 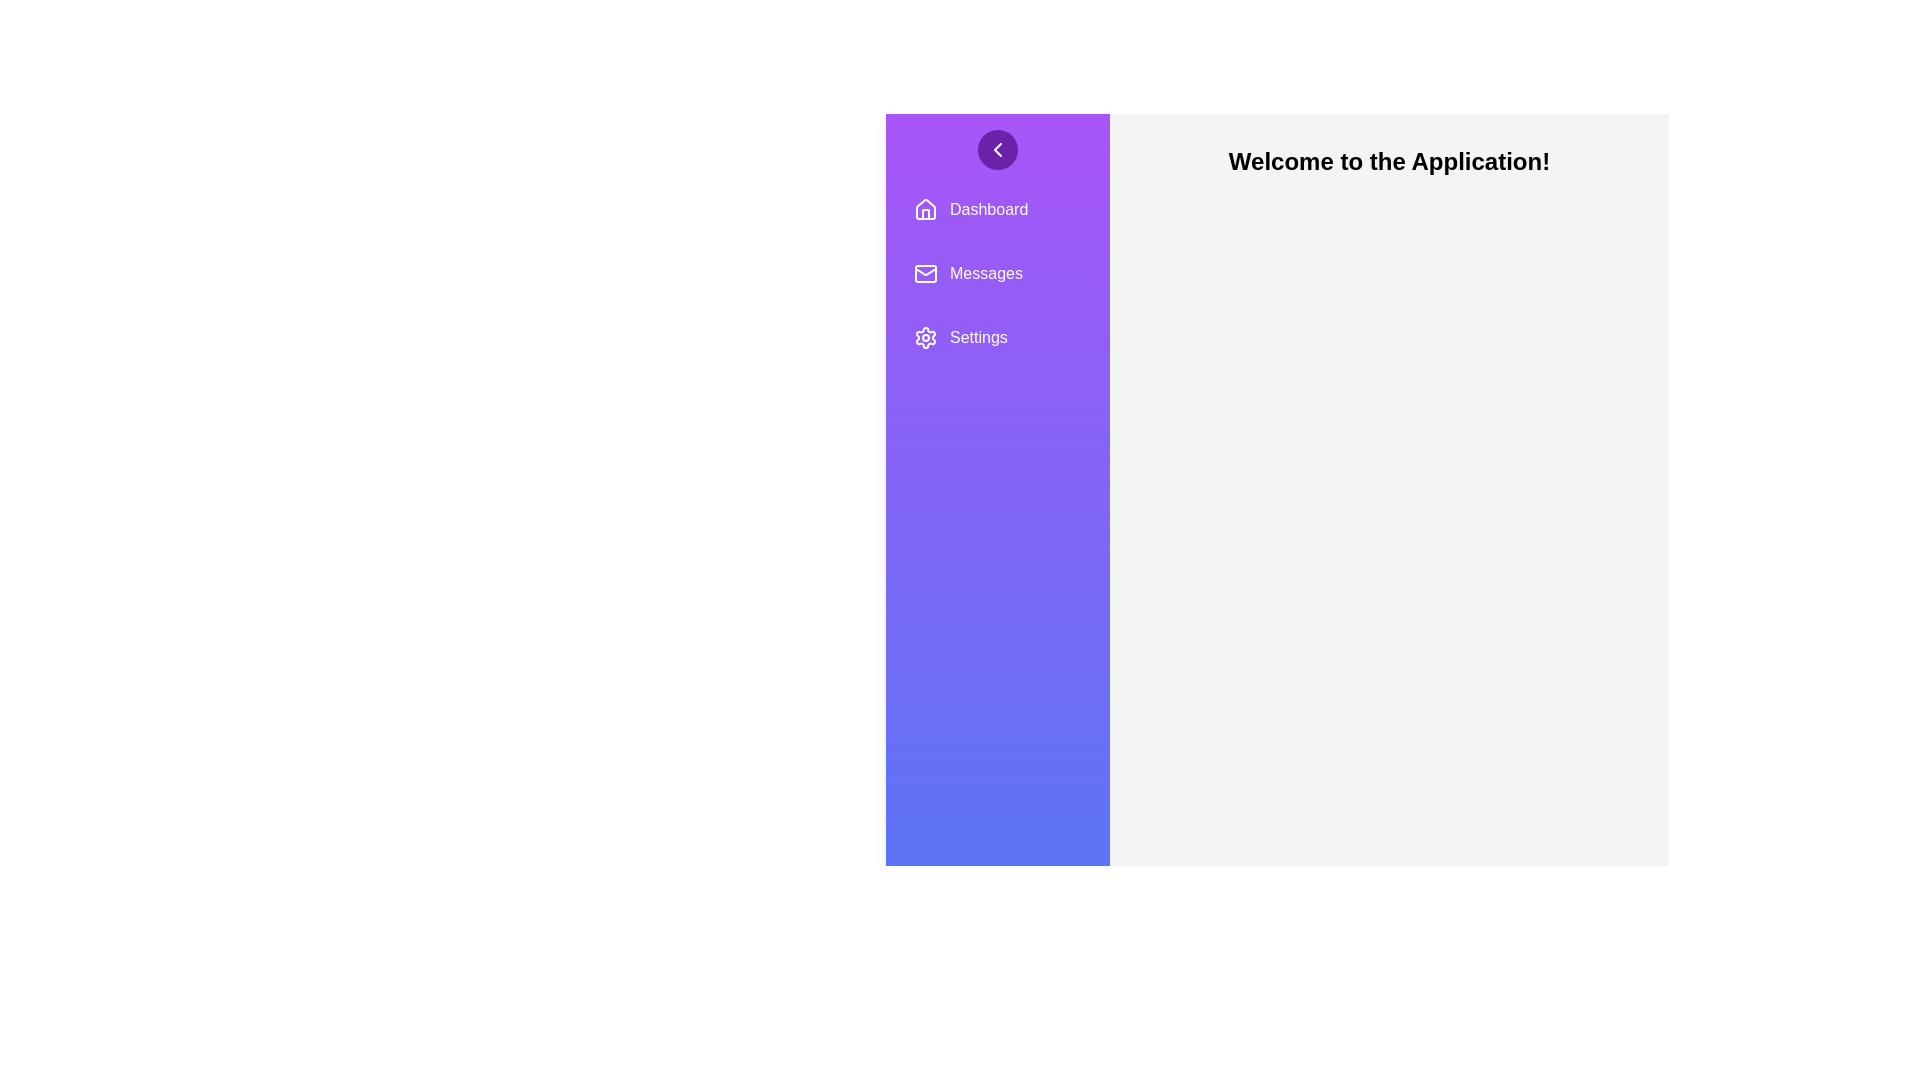 What do you see at coordinates (925, 337) in the screenshot?
I see `the settings icon, which is the third item in the vertical navigation menu in the left sidebar` at bounding box center [925, 337].